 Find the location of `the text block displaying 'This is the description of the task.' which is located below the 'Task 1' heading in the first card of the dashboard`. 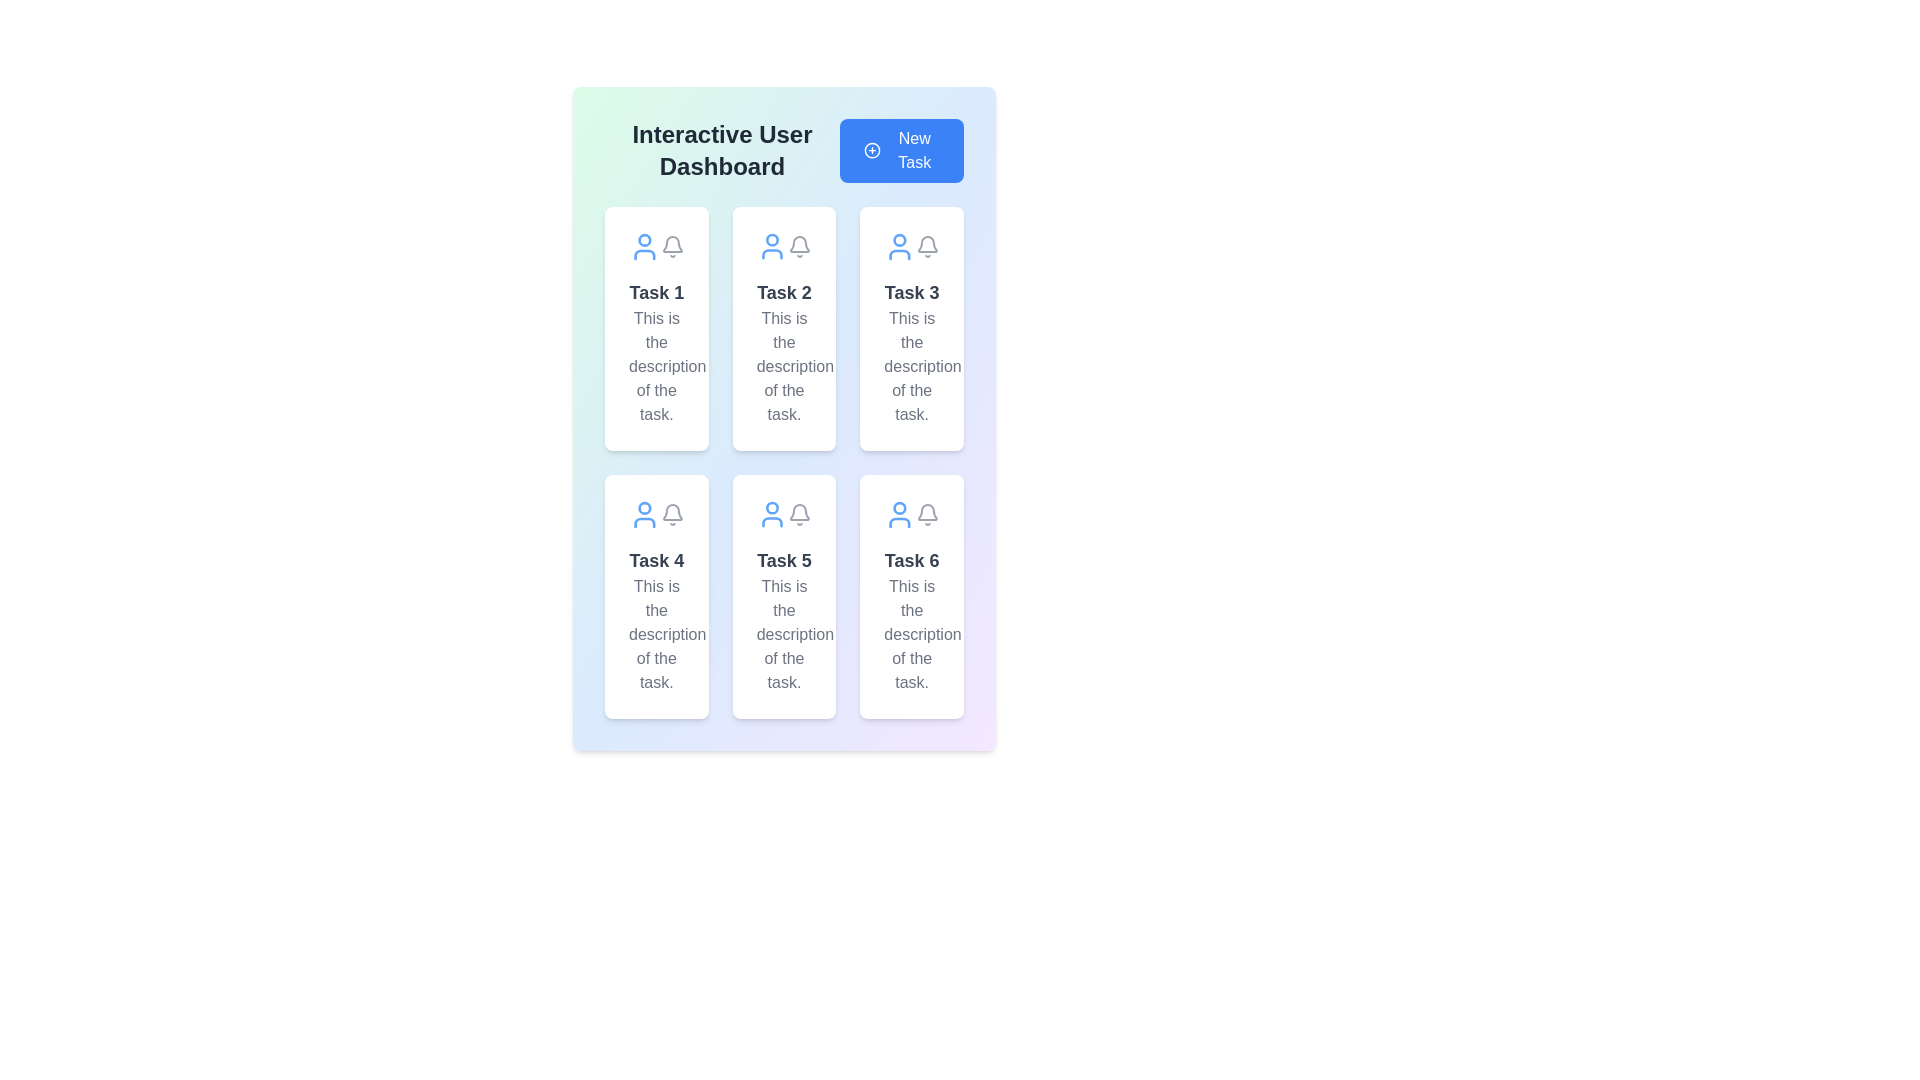

the text block displaying 'This is the description of the task.' which is located below the 'Task 1' heading in the first card of the dashboard is located at coordinates (656, 366).